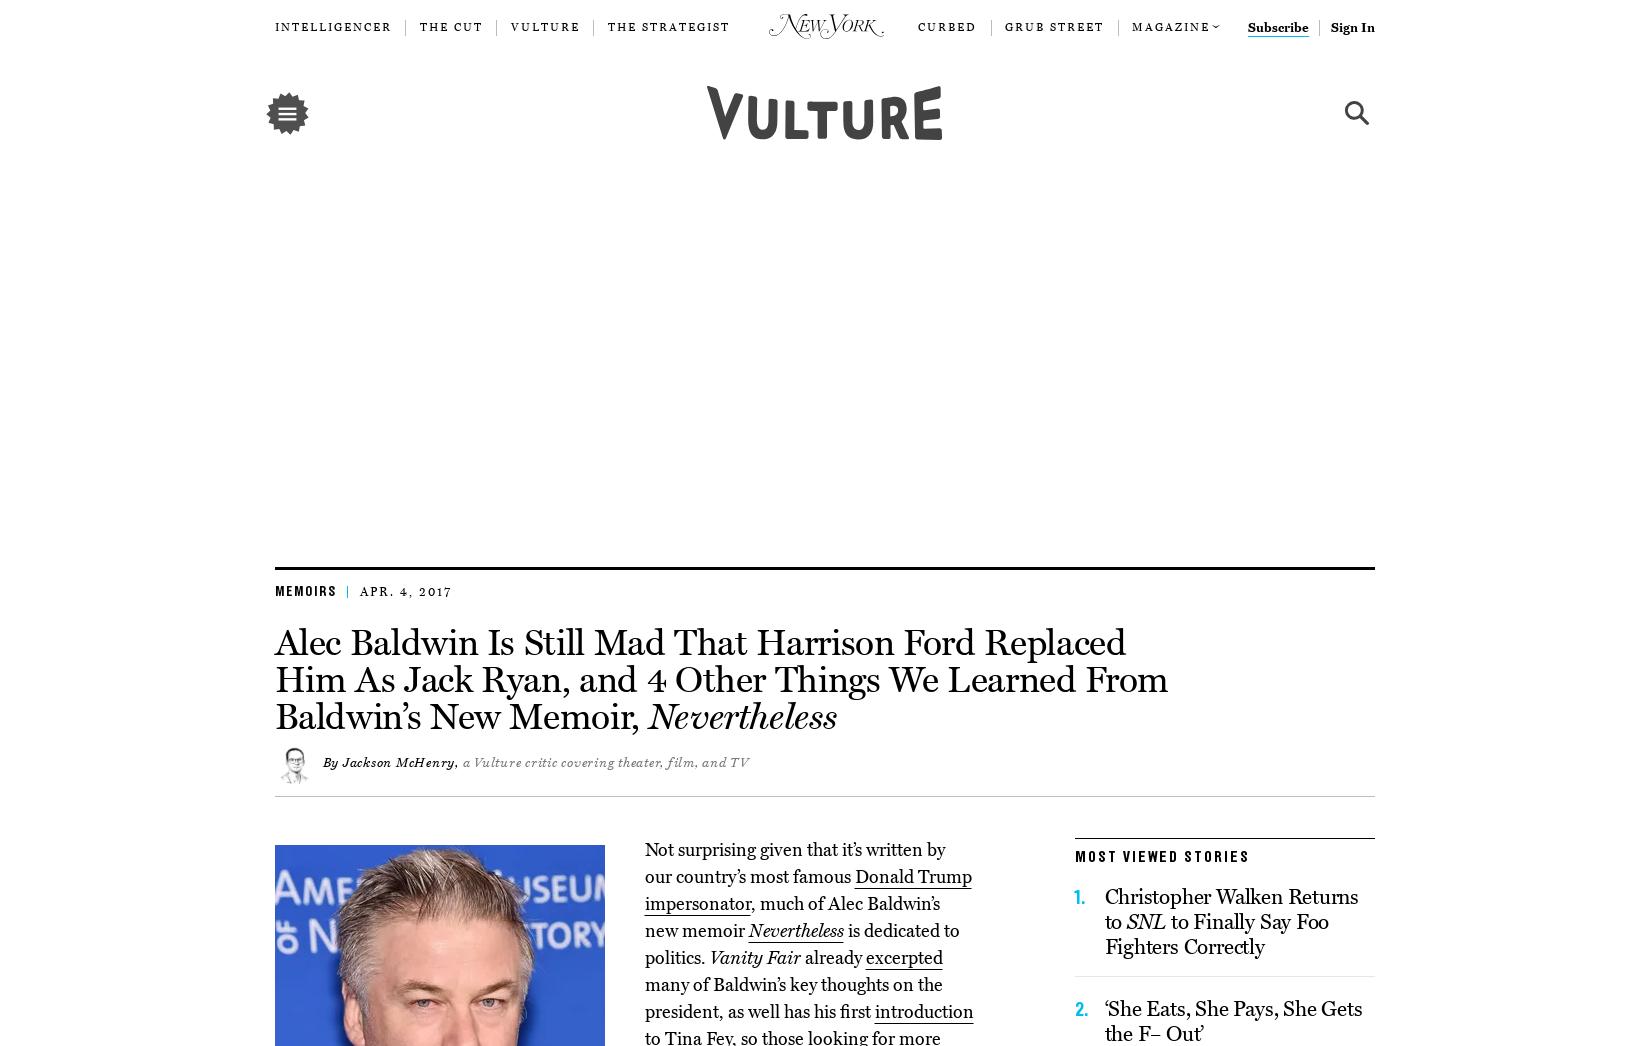 This screenshot has width=1649, height=1046. Describe the element at coordinates (864, 955) in the screenshot. I see `'excerpted'` at that location.